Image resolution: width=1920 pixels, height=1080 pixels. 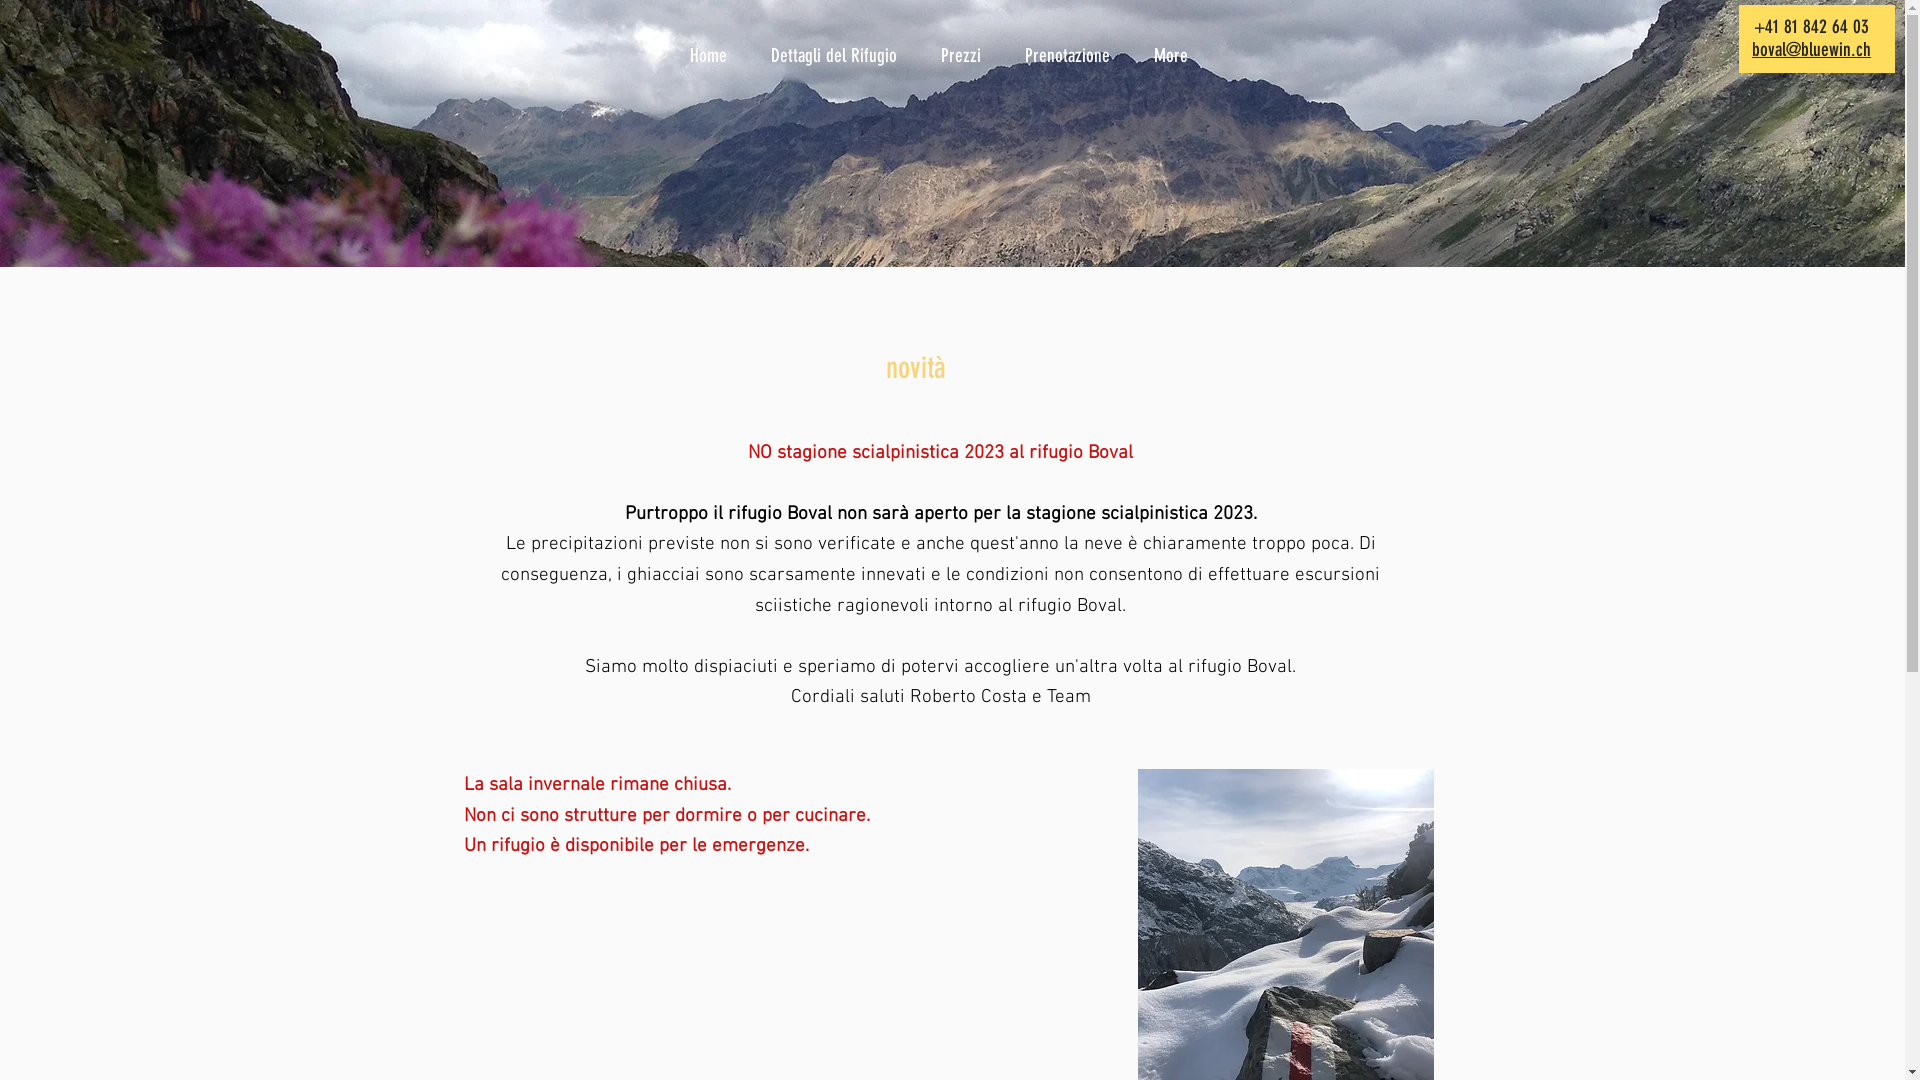 What do you see at coordinates (1009, 54) in the screenshot?
I see `'Prenotazione'` at bounding box center [1009, 54].